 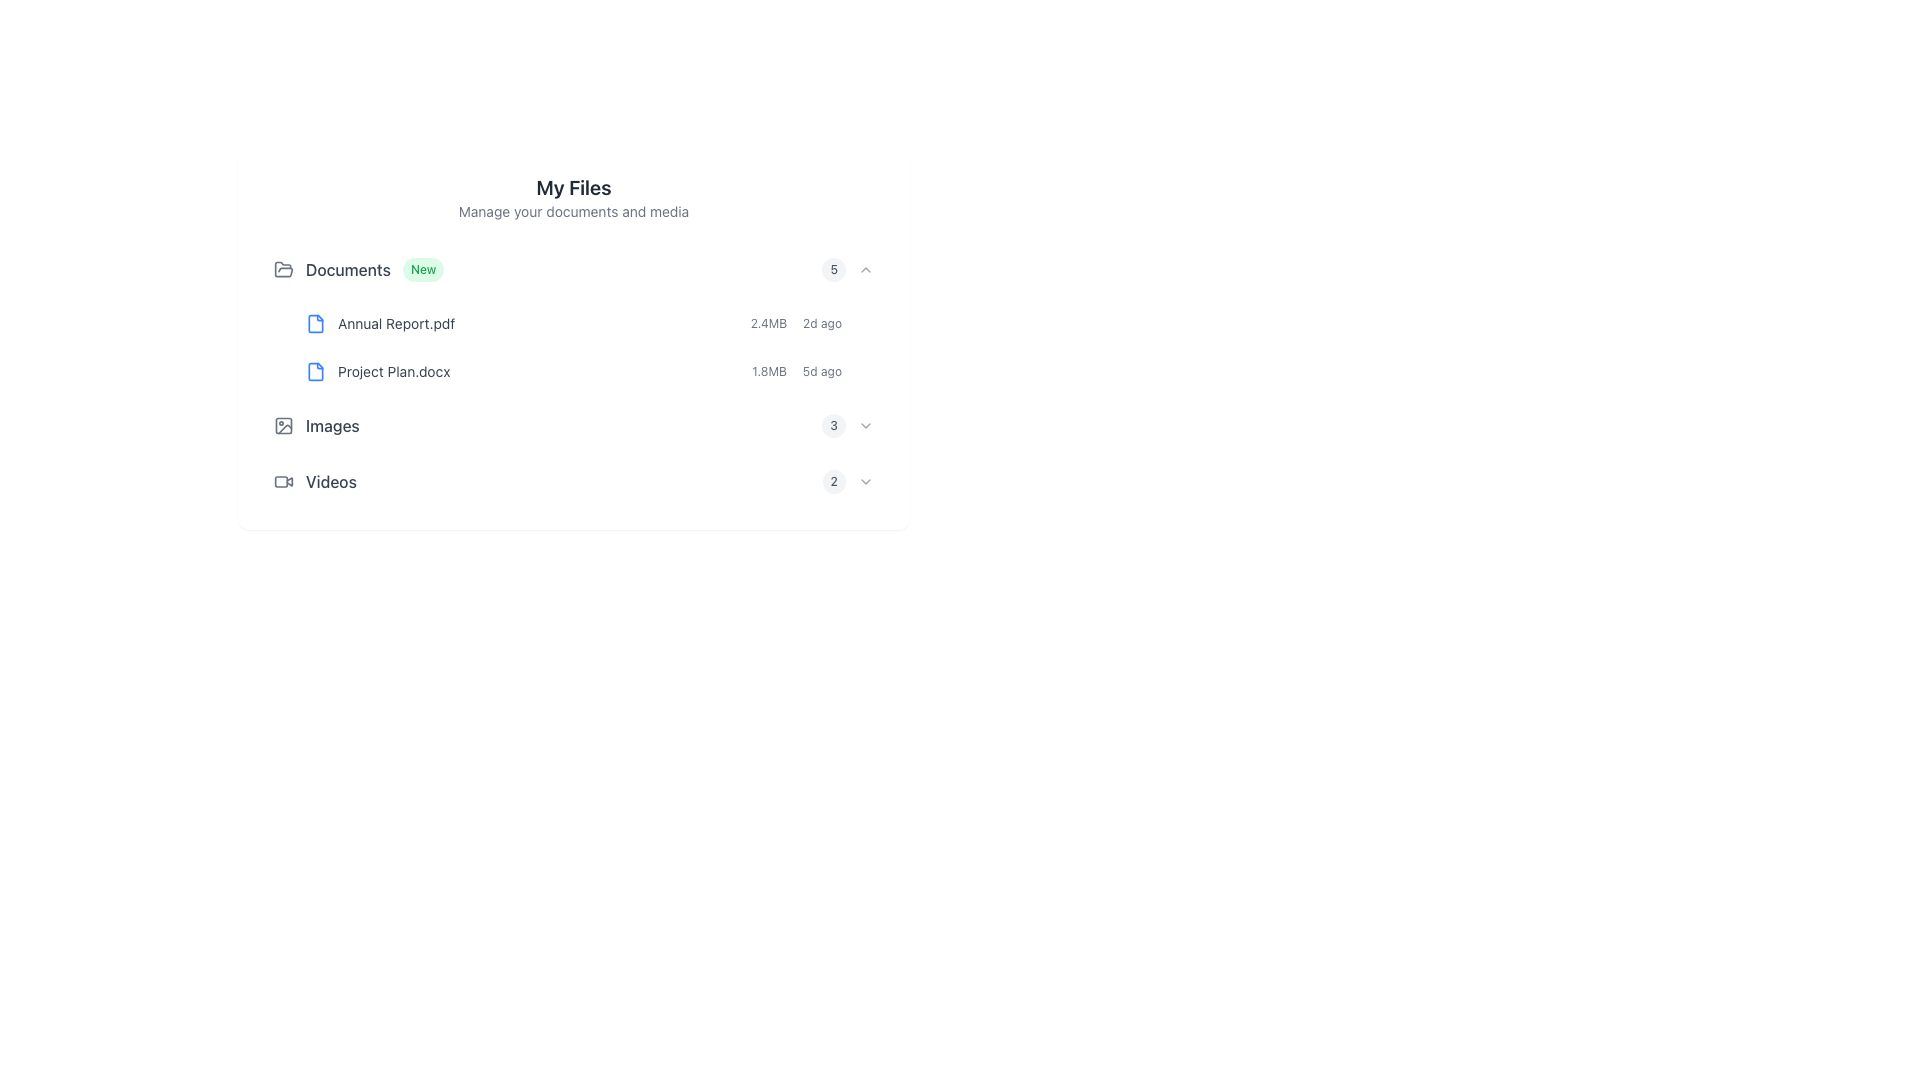 I want to click on the 'Documents' category icon located at the top of the vertical list of categories, which visually represents document-related items, so click(x=282, y=268).